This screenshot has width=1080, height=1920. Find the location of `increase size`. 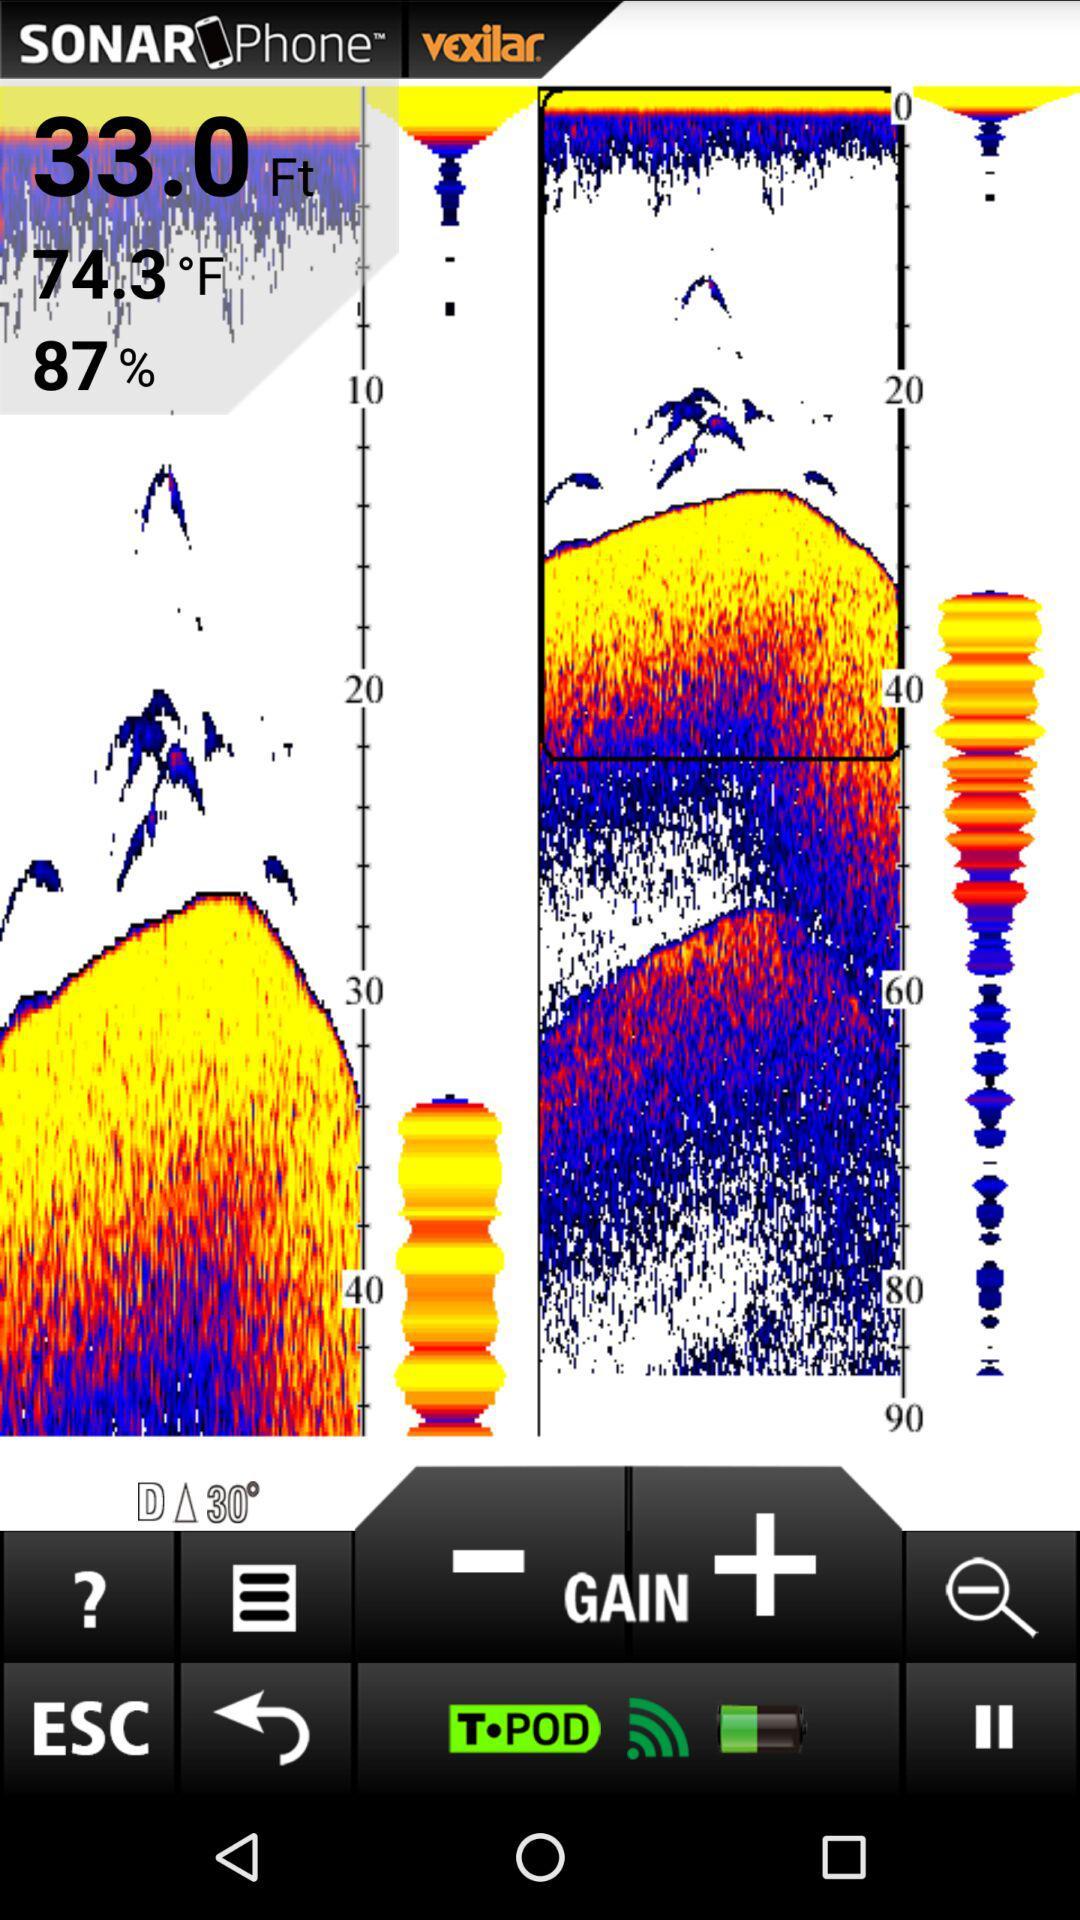

increase size is located at coordinates (765, 1563).